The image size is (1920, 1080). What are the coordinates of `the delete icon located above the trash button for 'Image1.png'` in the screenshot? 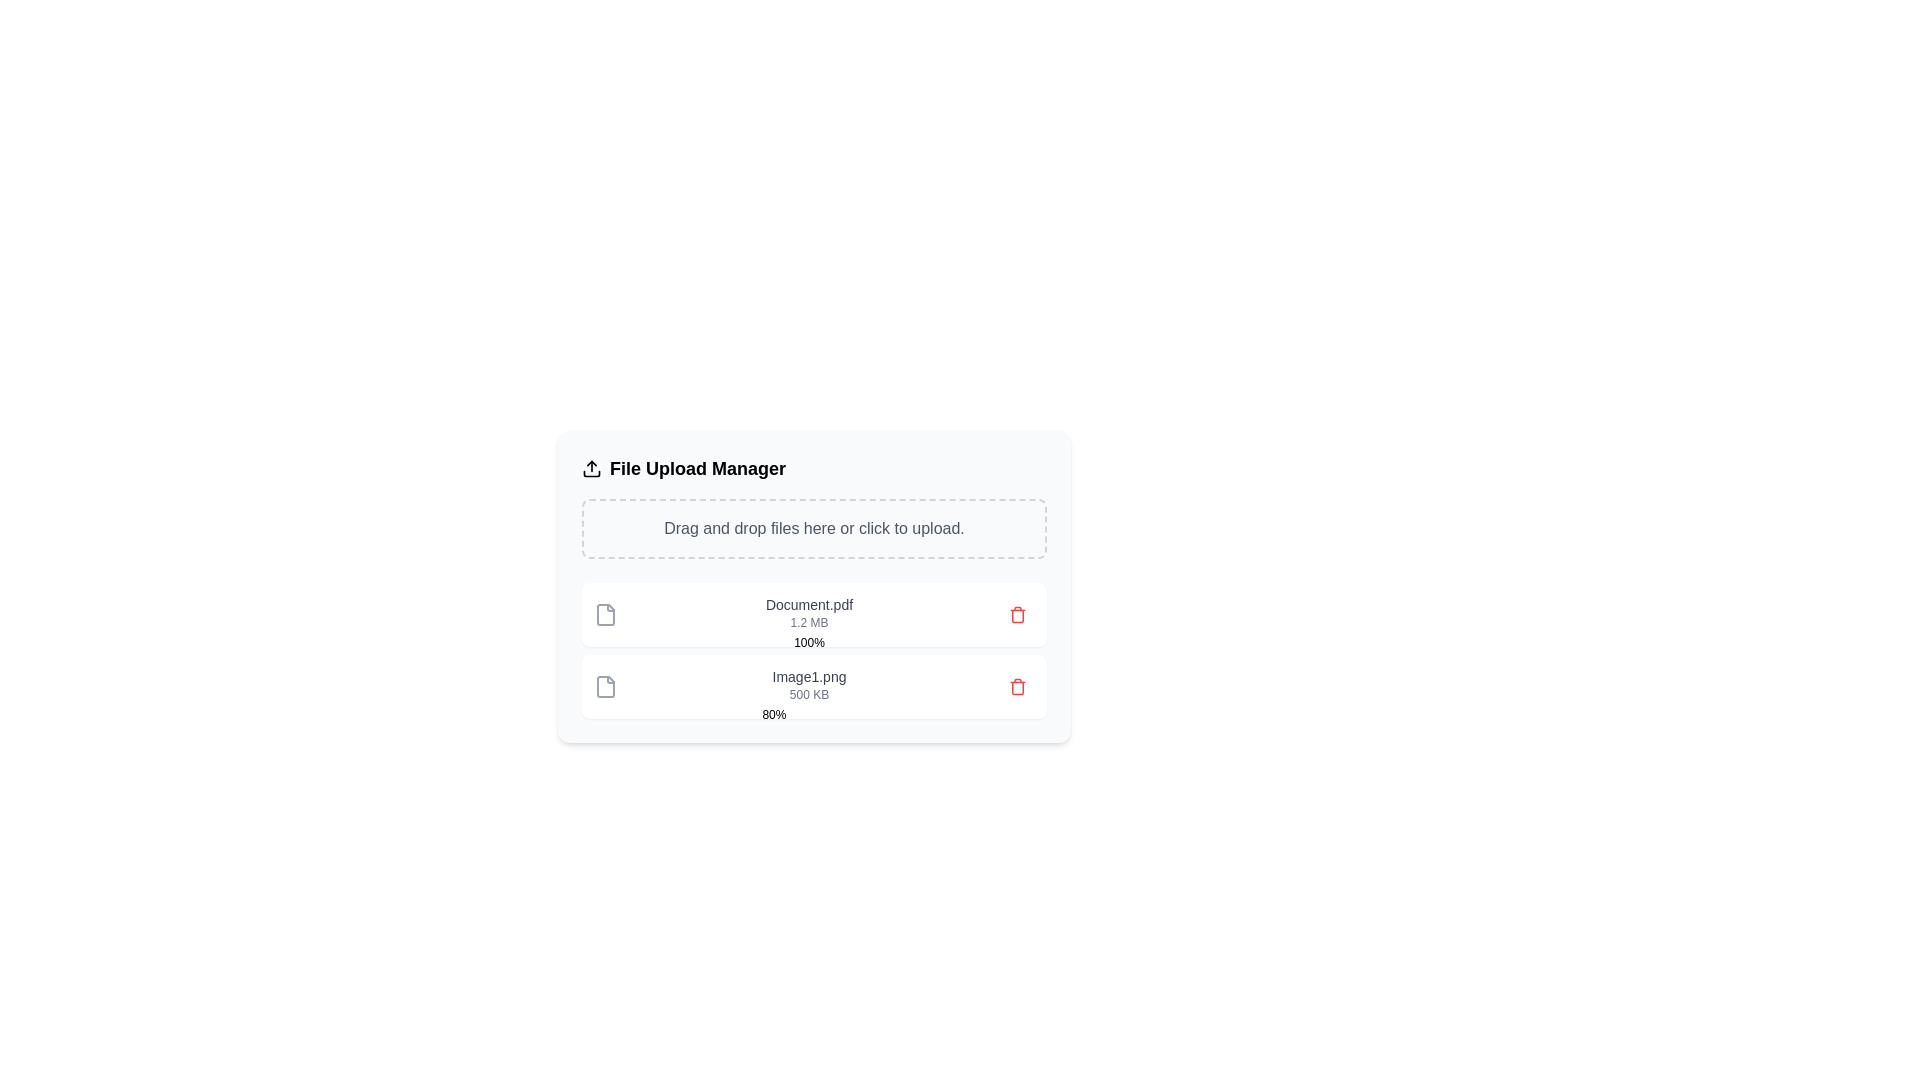 It's located at (1017, 685).